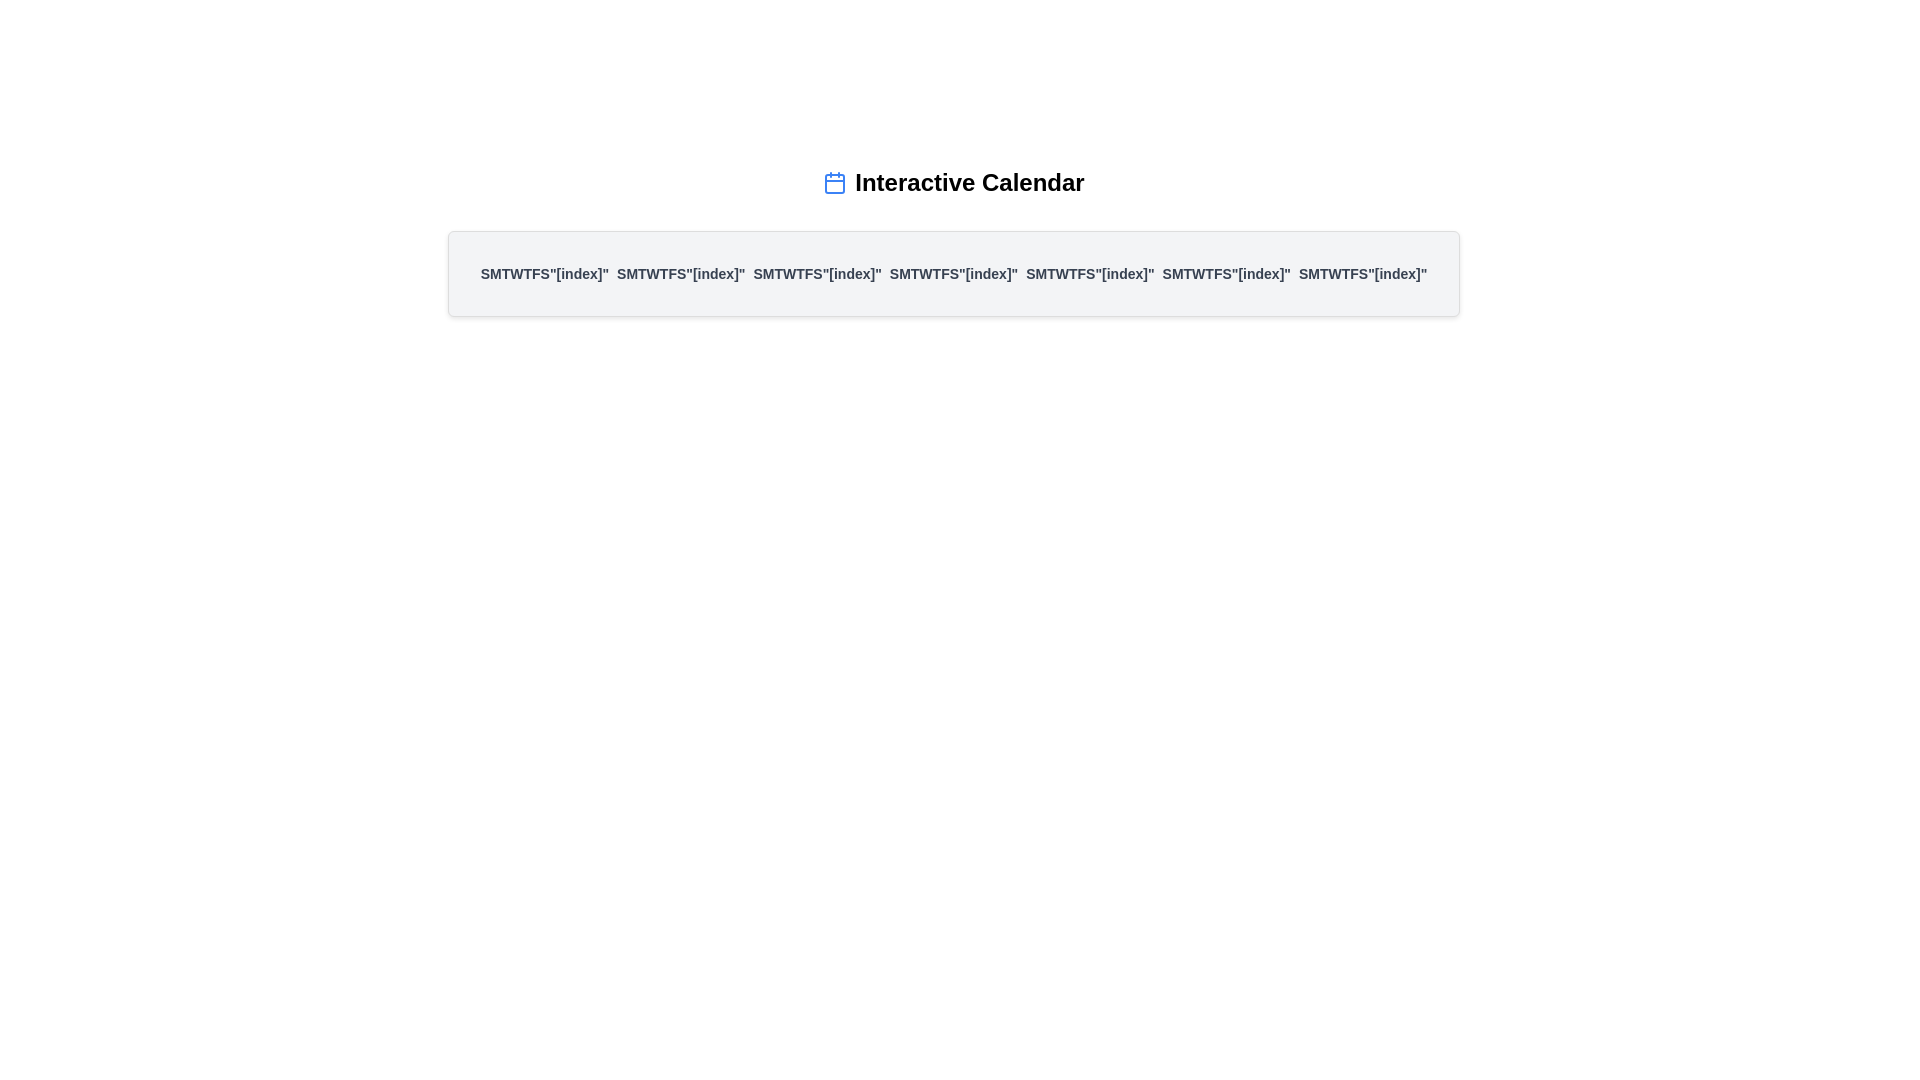  Describe the element at coordinates (835, 182) in the screenshot. I see `the calendar icon, which is a square with rounded corners and a blue outline, located to the left of the text 'Interactive Calendar'` at that location.